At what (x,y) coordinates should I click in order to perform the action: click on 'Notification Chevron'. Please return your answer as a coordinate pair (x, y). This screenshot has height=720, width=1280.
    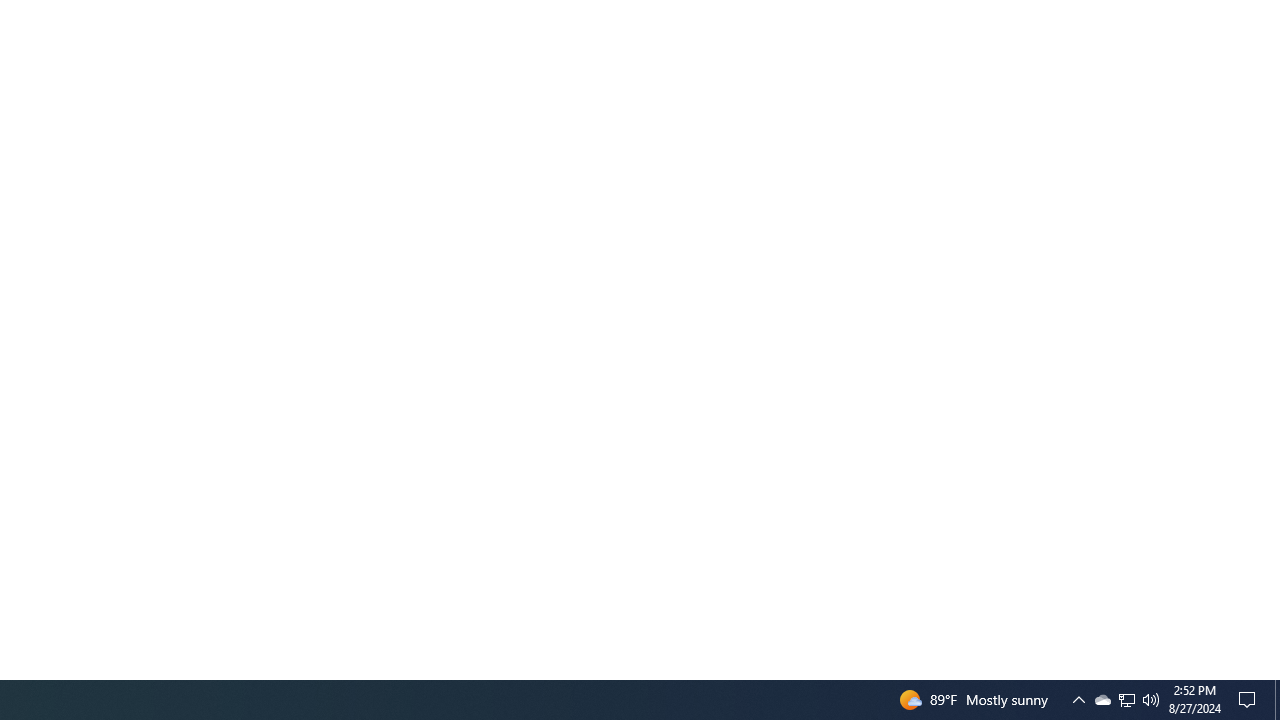
    Looking at the image, I should click on (1078, 698).